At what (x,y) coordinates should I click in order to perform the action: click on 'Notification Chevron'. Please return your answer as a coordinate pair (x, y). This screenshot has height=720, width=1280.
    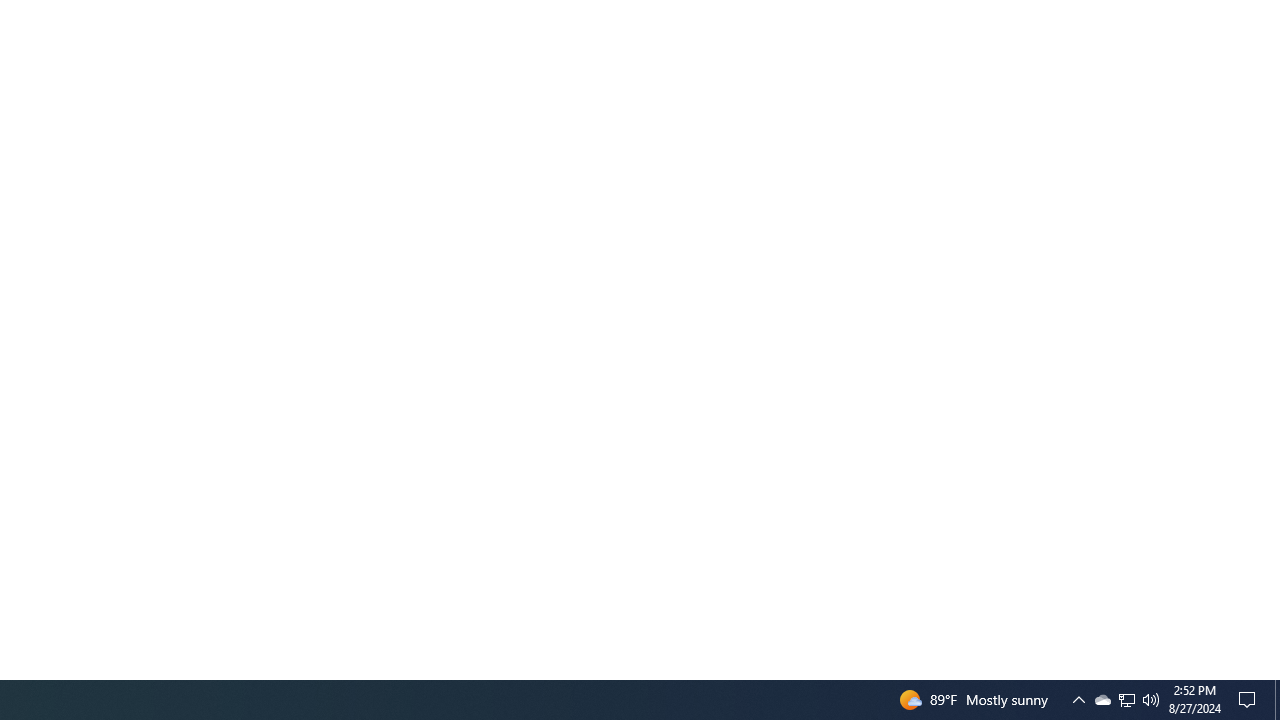
    Looking at the image, I should click on (1078, 698).